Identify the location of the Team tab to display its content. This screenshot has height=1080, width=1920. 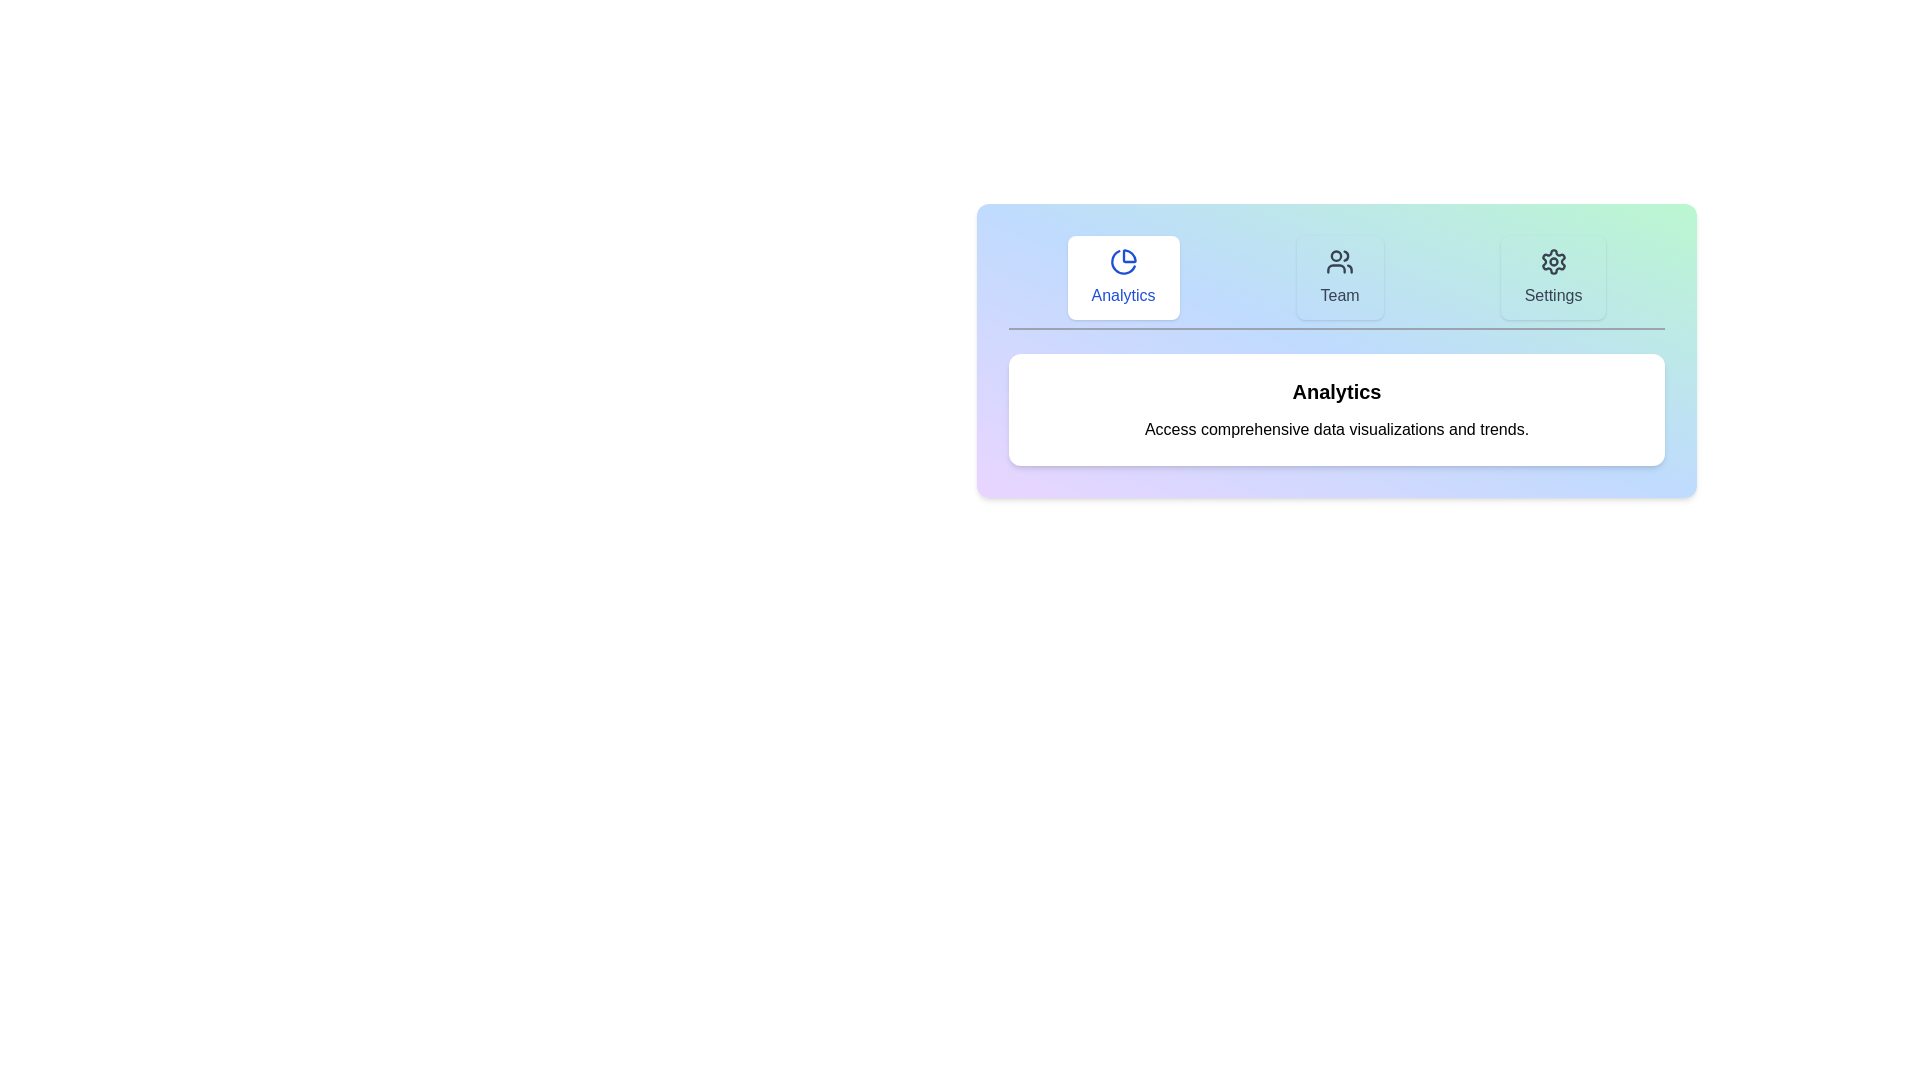
(1340, 277).